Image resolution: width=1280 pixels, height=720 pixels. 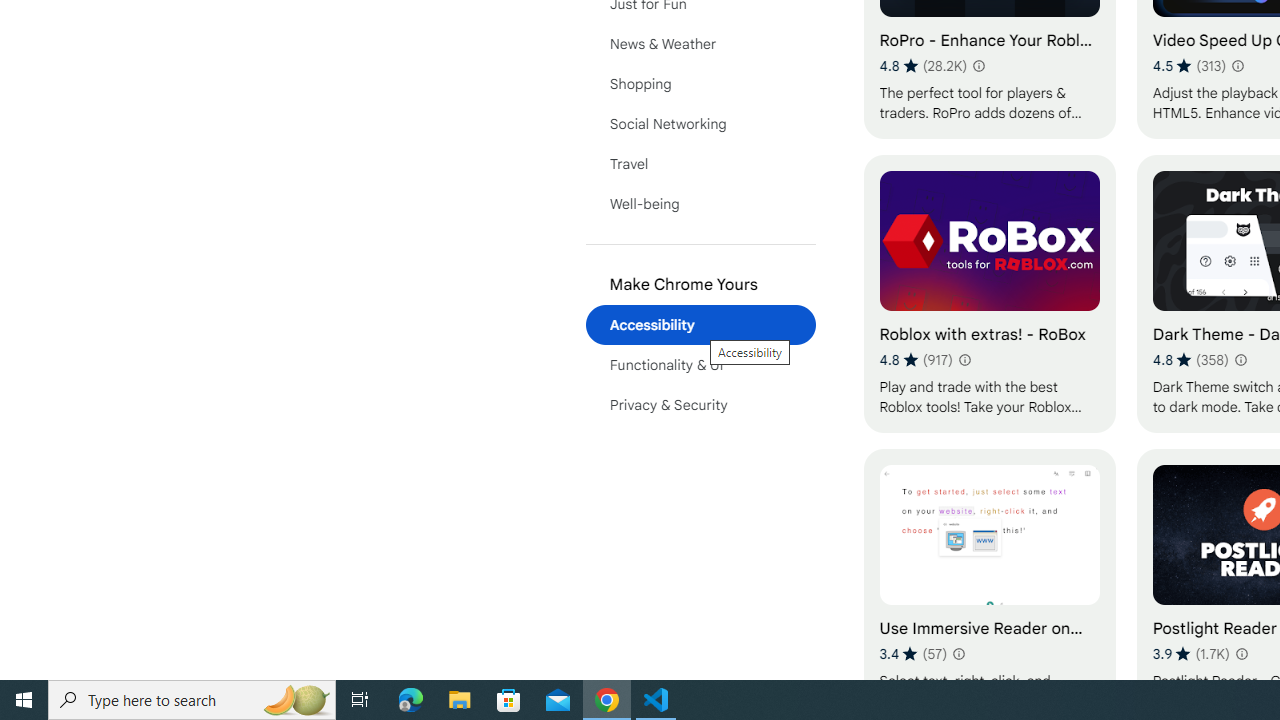 What do you see at coordinates (700, 324) in the screenshot?
I see `'Accessibility (selected)'` at bounding box center [700, 324].